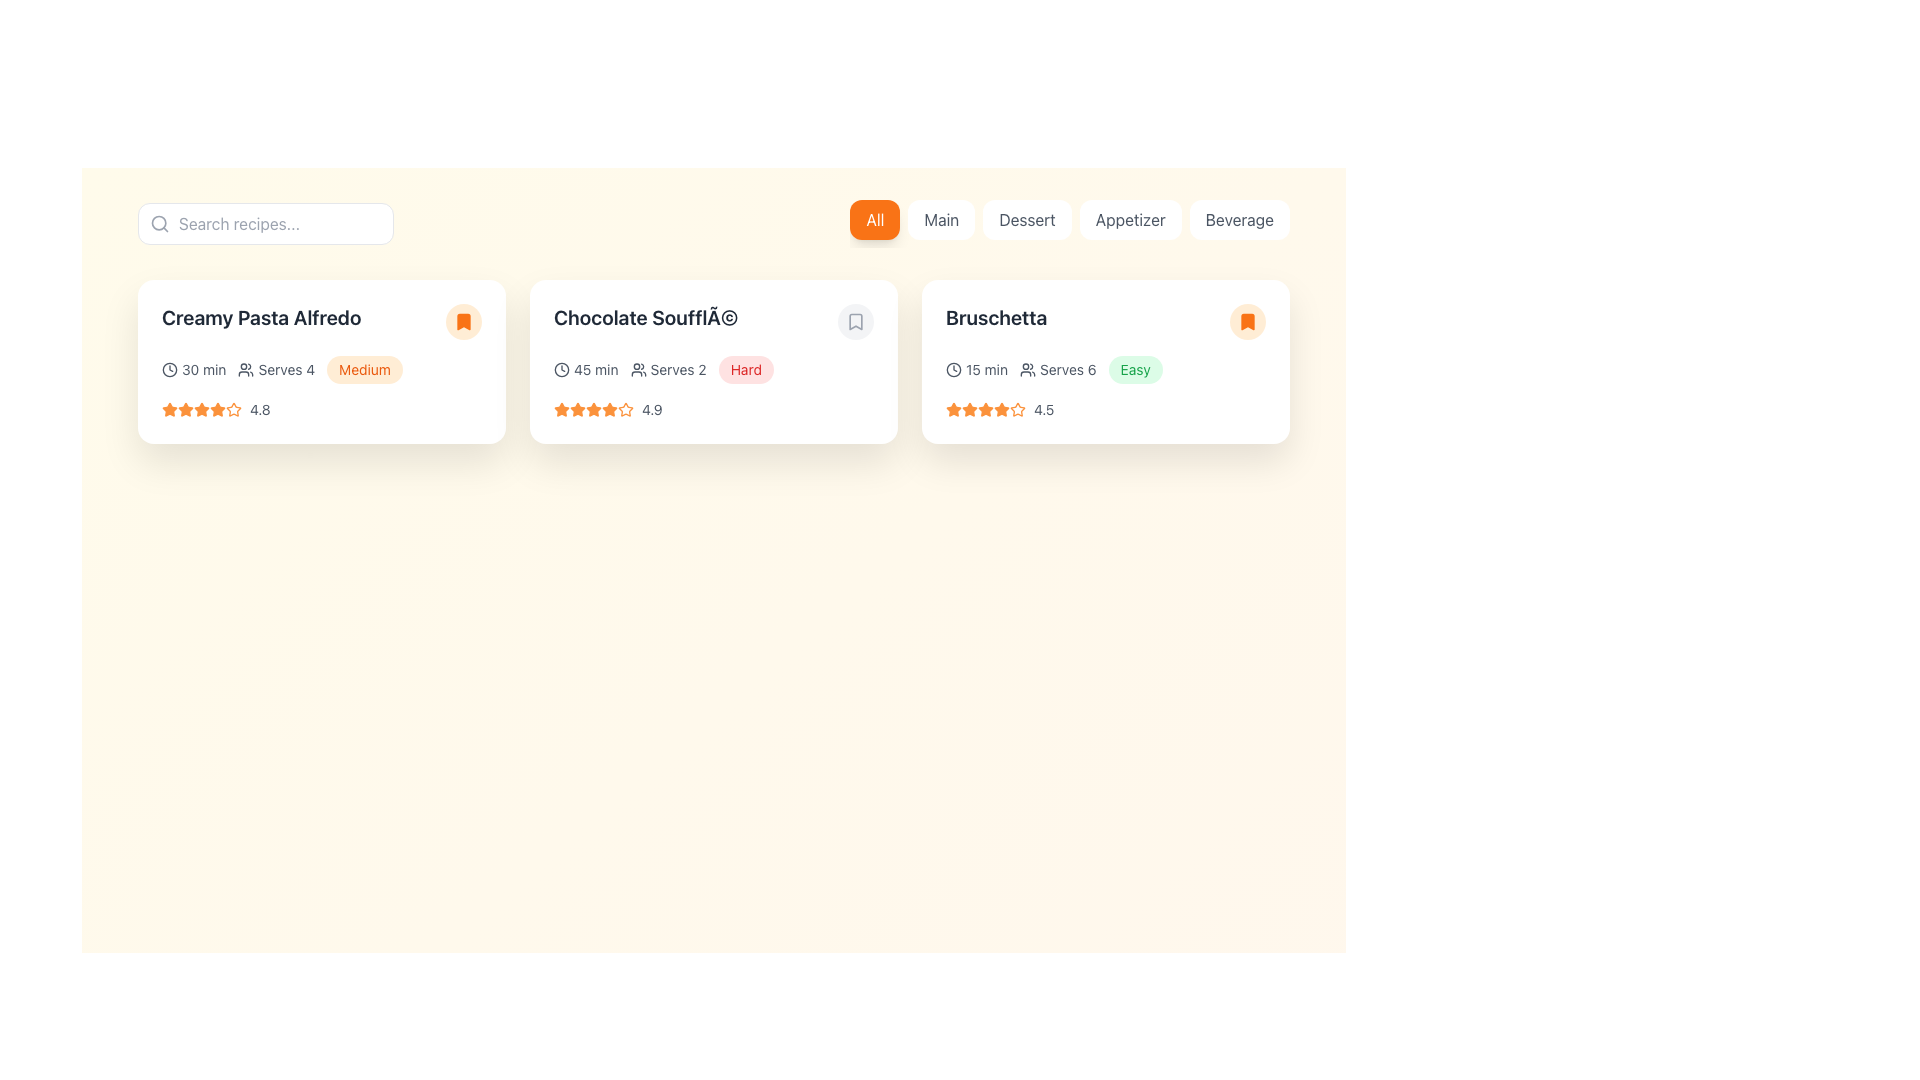 This screenshot has height=1080, width=1920. What do you see at coordinates (855, 320) in the screenshot?
I see `the circular button containing the bookmark icon located at the top-right corner of the 'Chocolate Soufflé' content card` at bounding box center [855, 320].